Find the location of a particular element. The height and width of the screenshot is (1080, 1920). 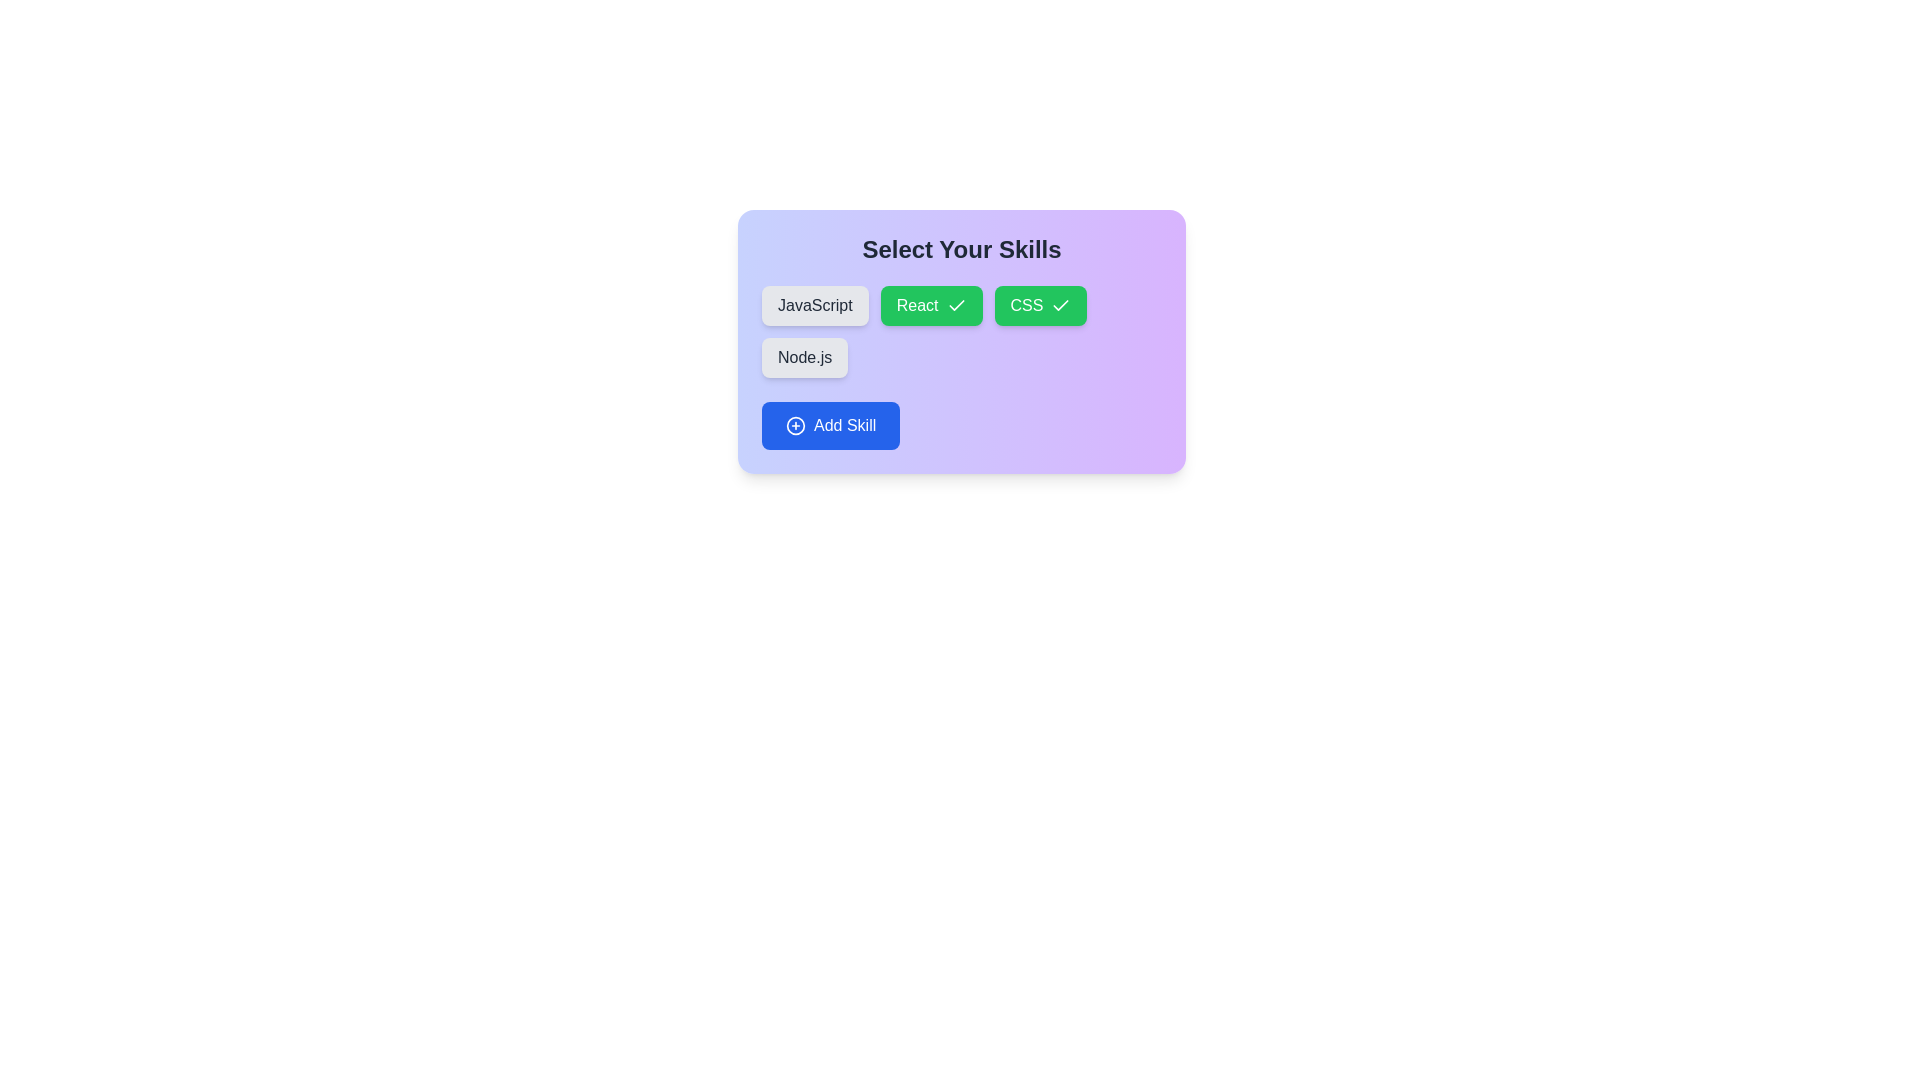

the skill Node.js is located at coordinates (805, 357).